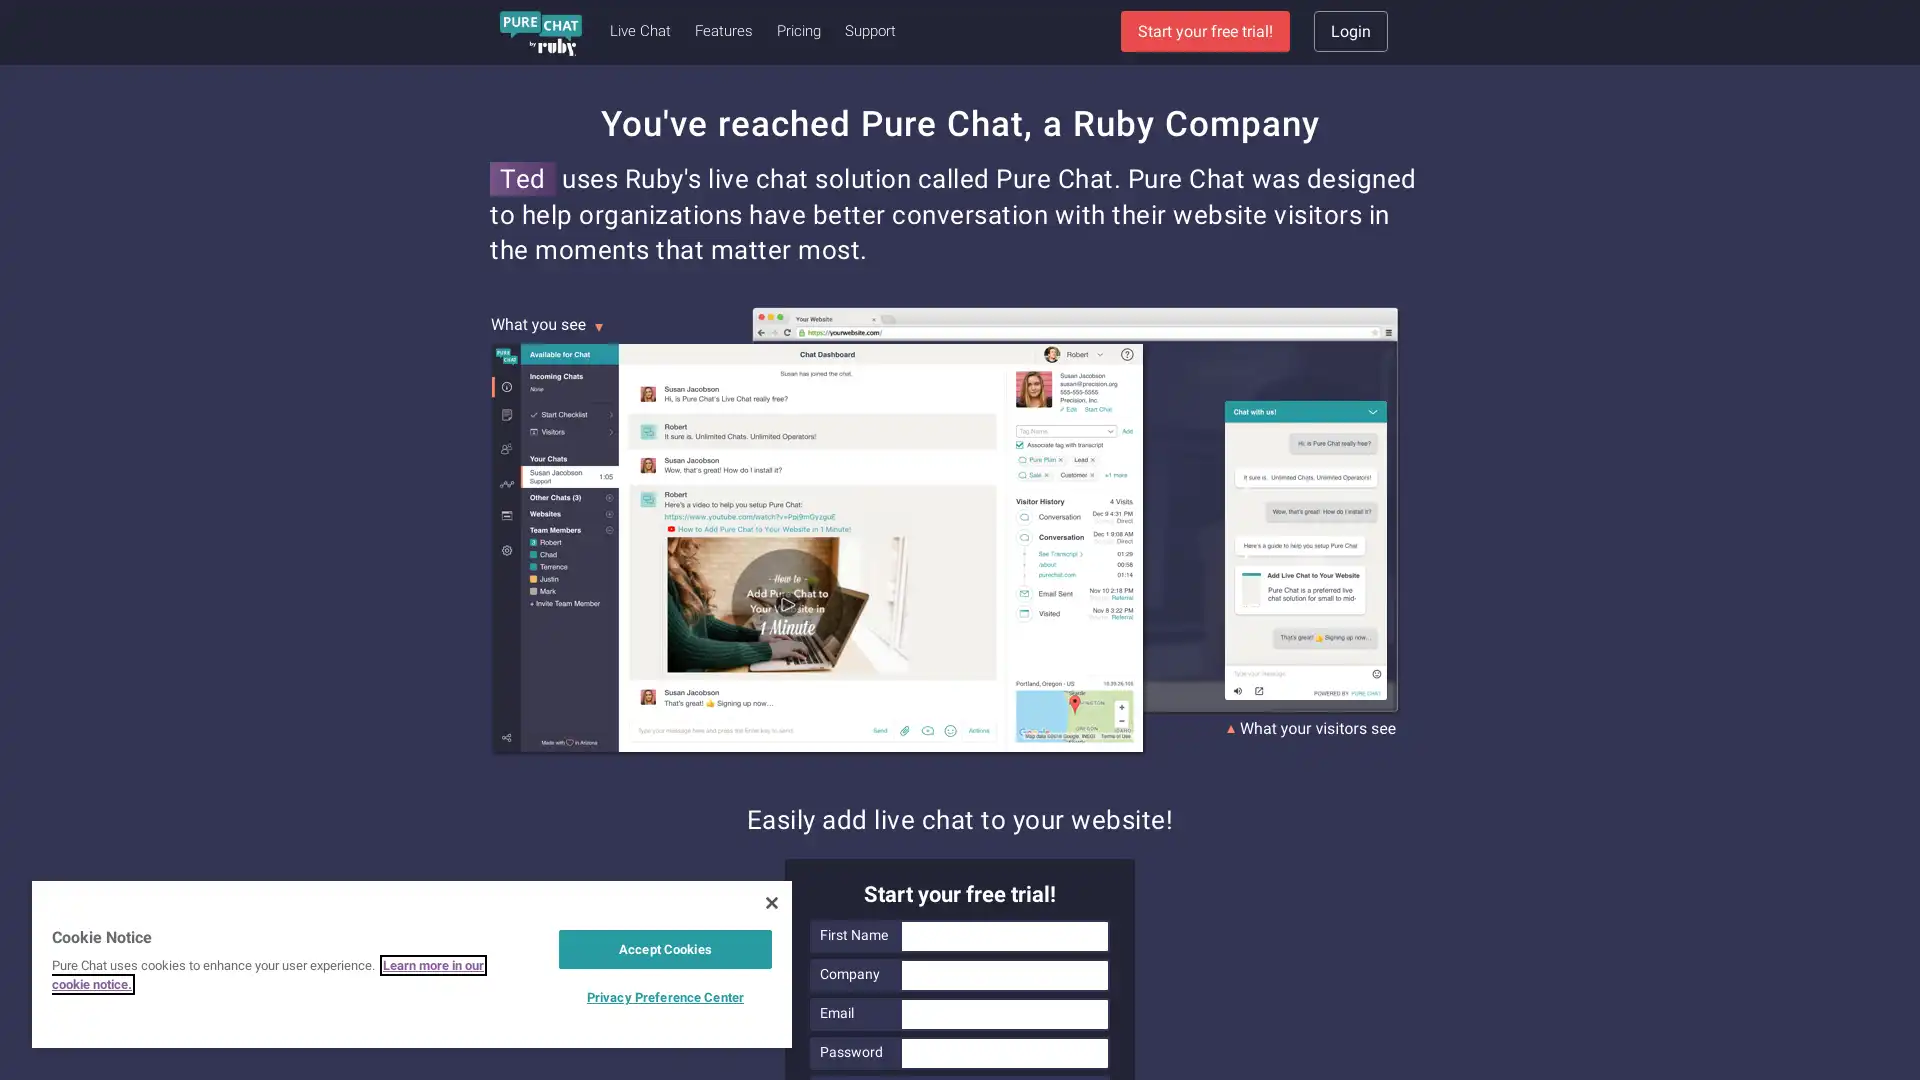 This screenshot has height=1080, width=1920. Describe the element at coordinates (770, 902) in the screenshot. I see `Close` at that location.